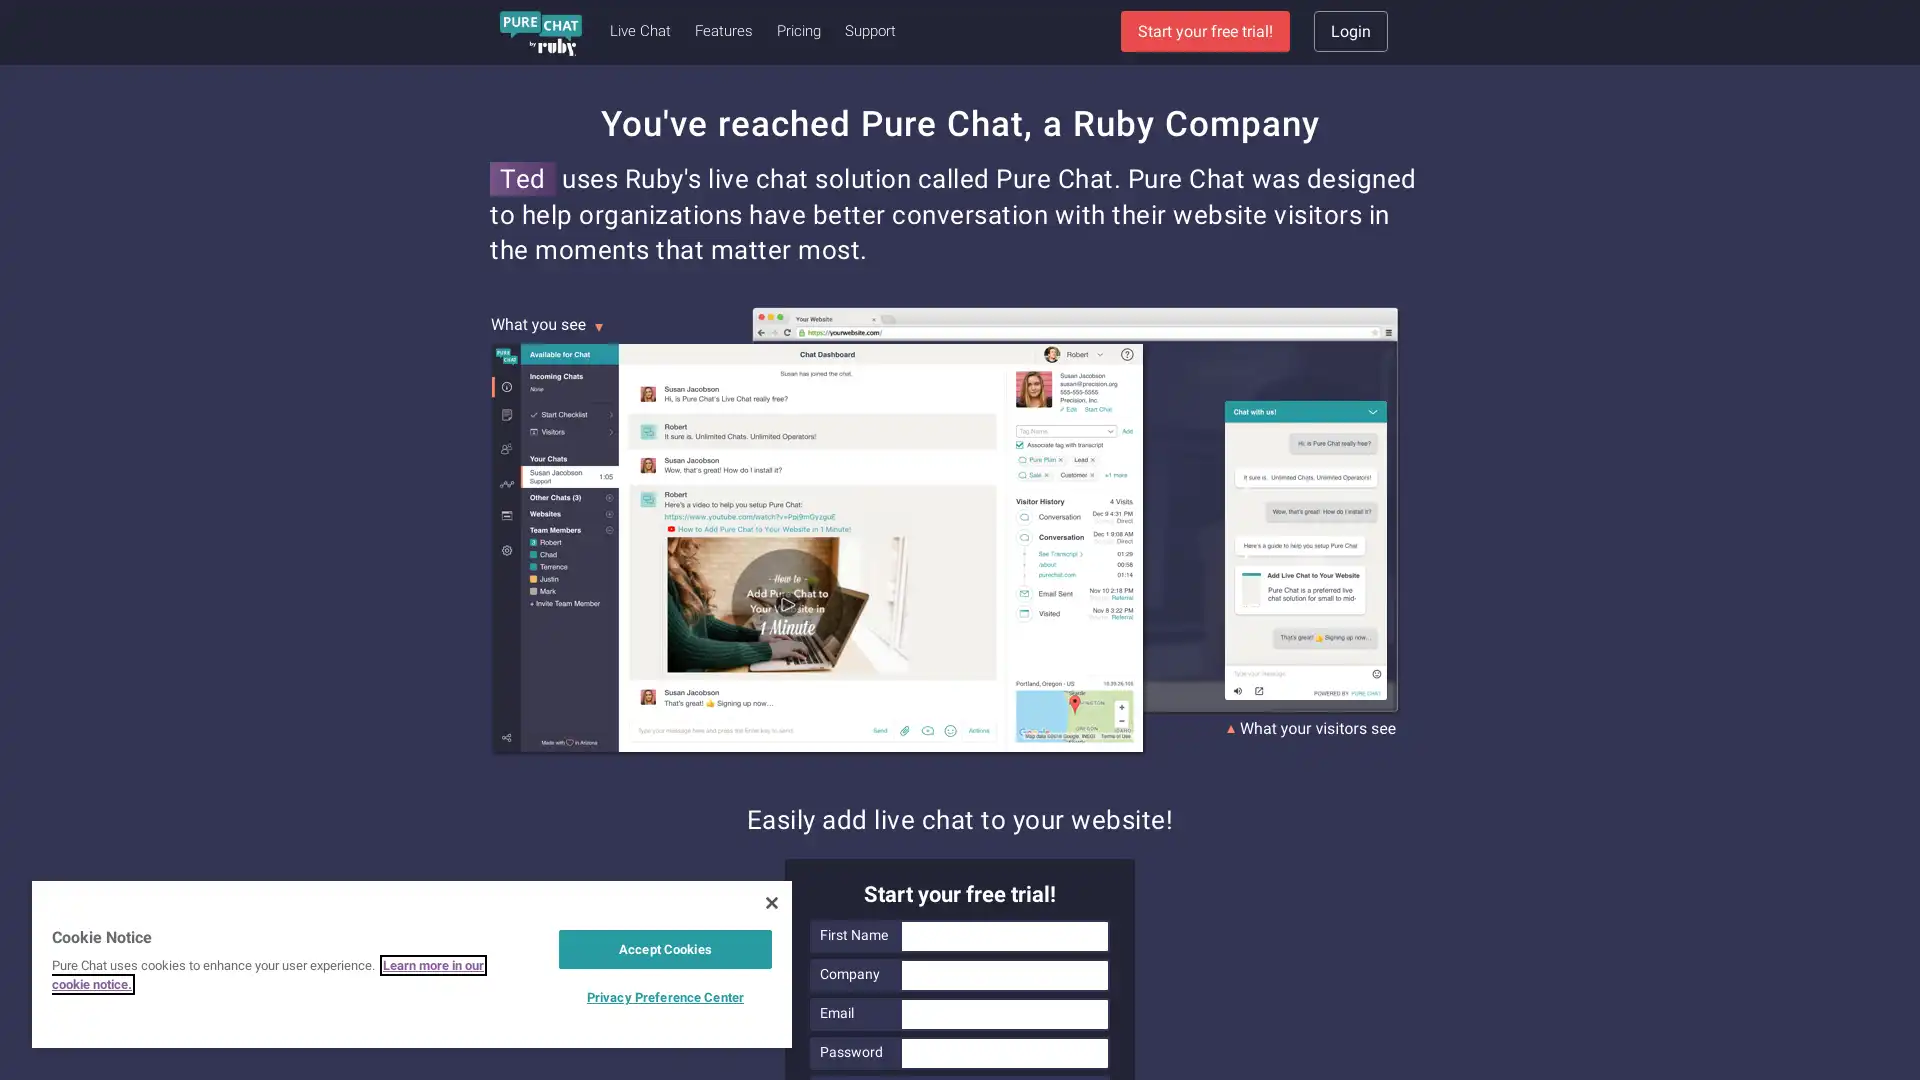 This screenshot has height=1080, width=1920. Describe the element at coordinates (770, 902) in the screenshot. I see `Close` at that location.